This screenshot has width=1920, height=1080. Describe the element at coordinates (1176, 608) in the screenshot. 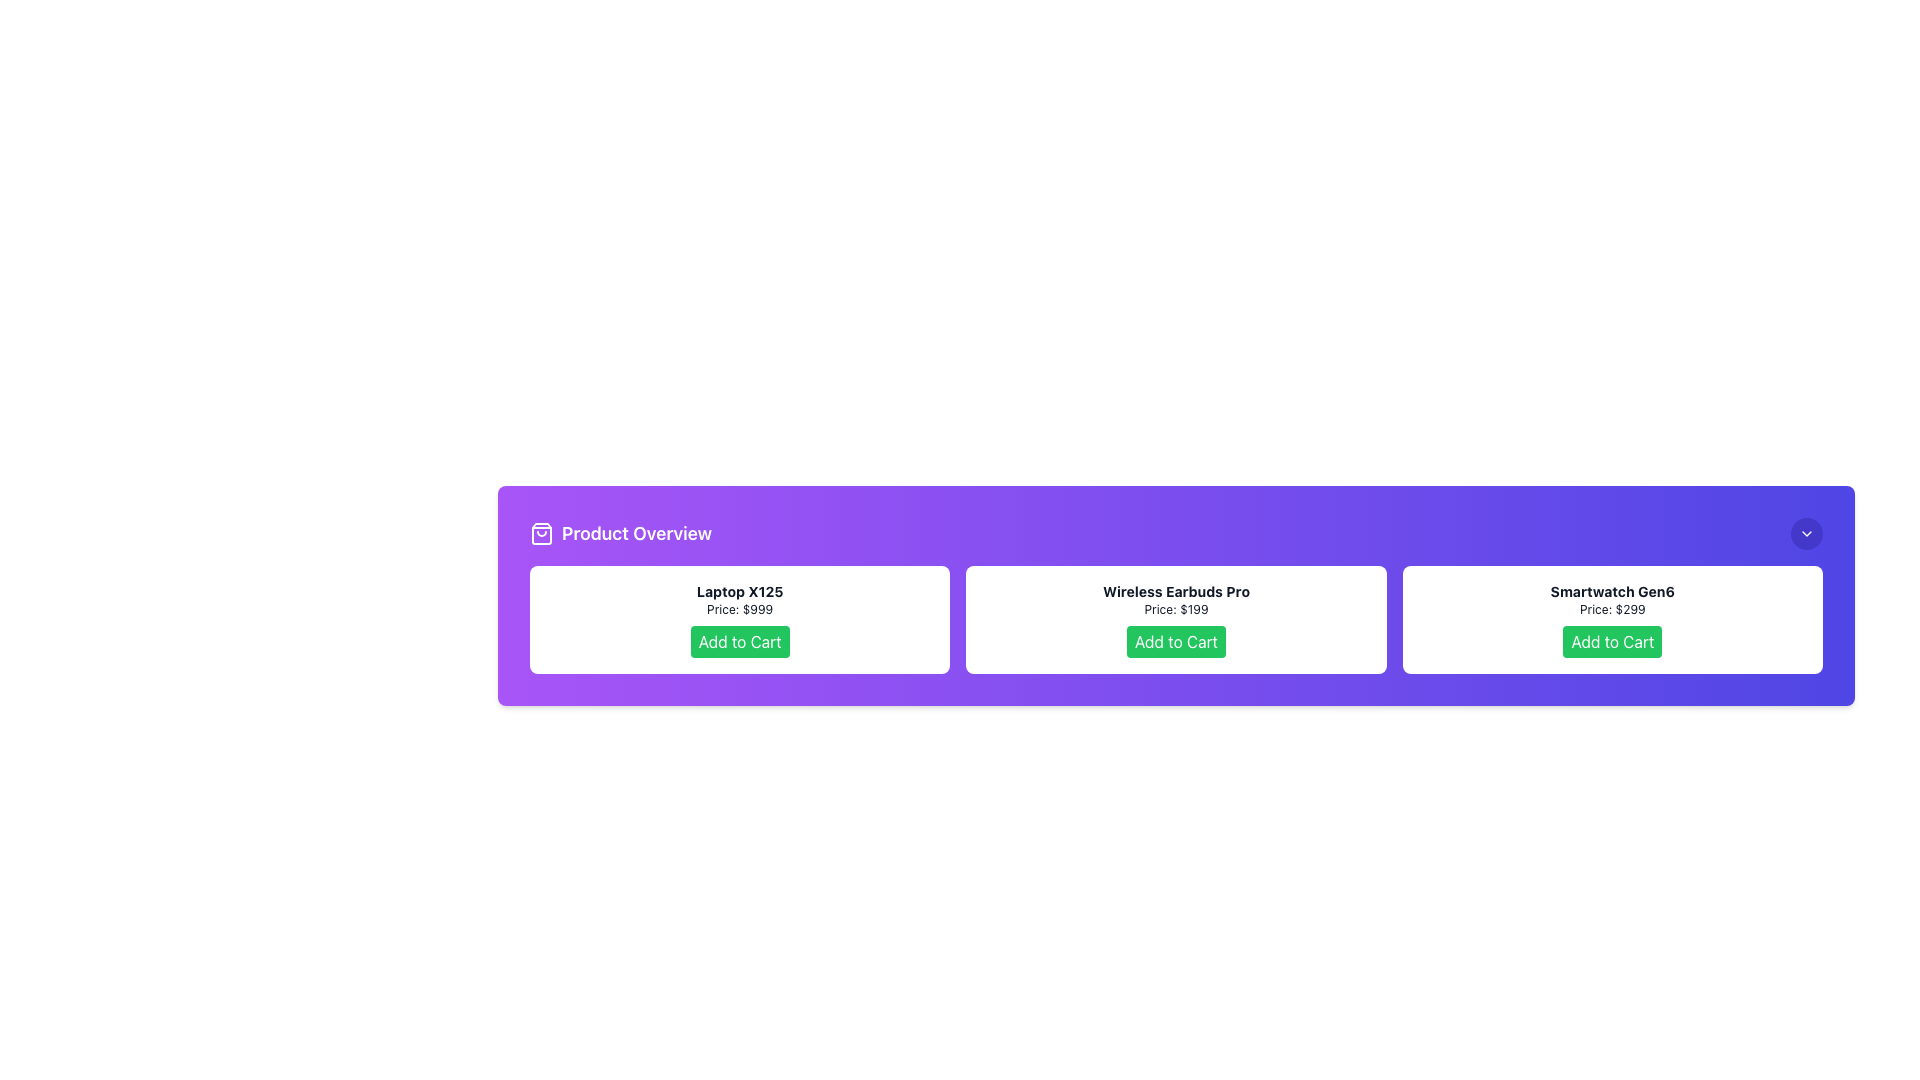

I see `the text label displaying 'Price: $199', which is positioned beneath the product title 'Wireless Earbuds Pro' and above the 'Add to Cart' button within a card layout` at that location.